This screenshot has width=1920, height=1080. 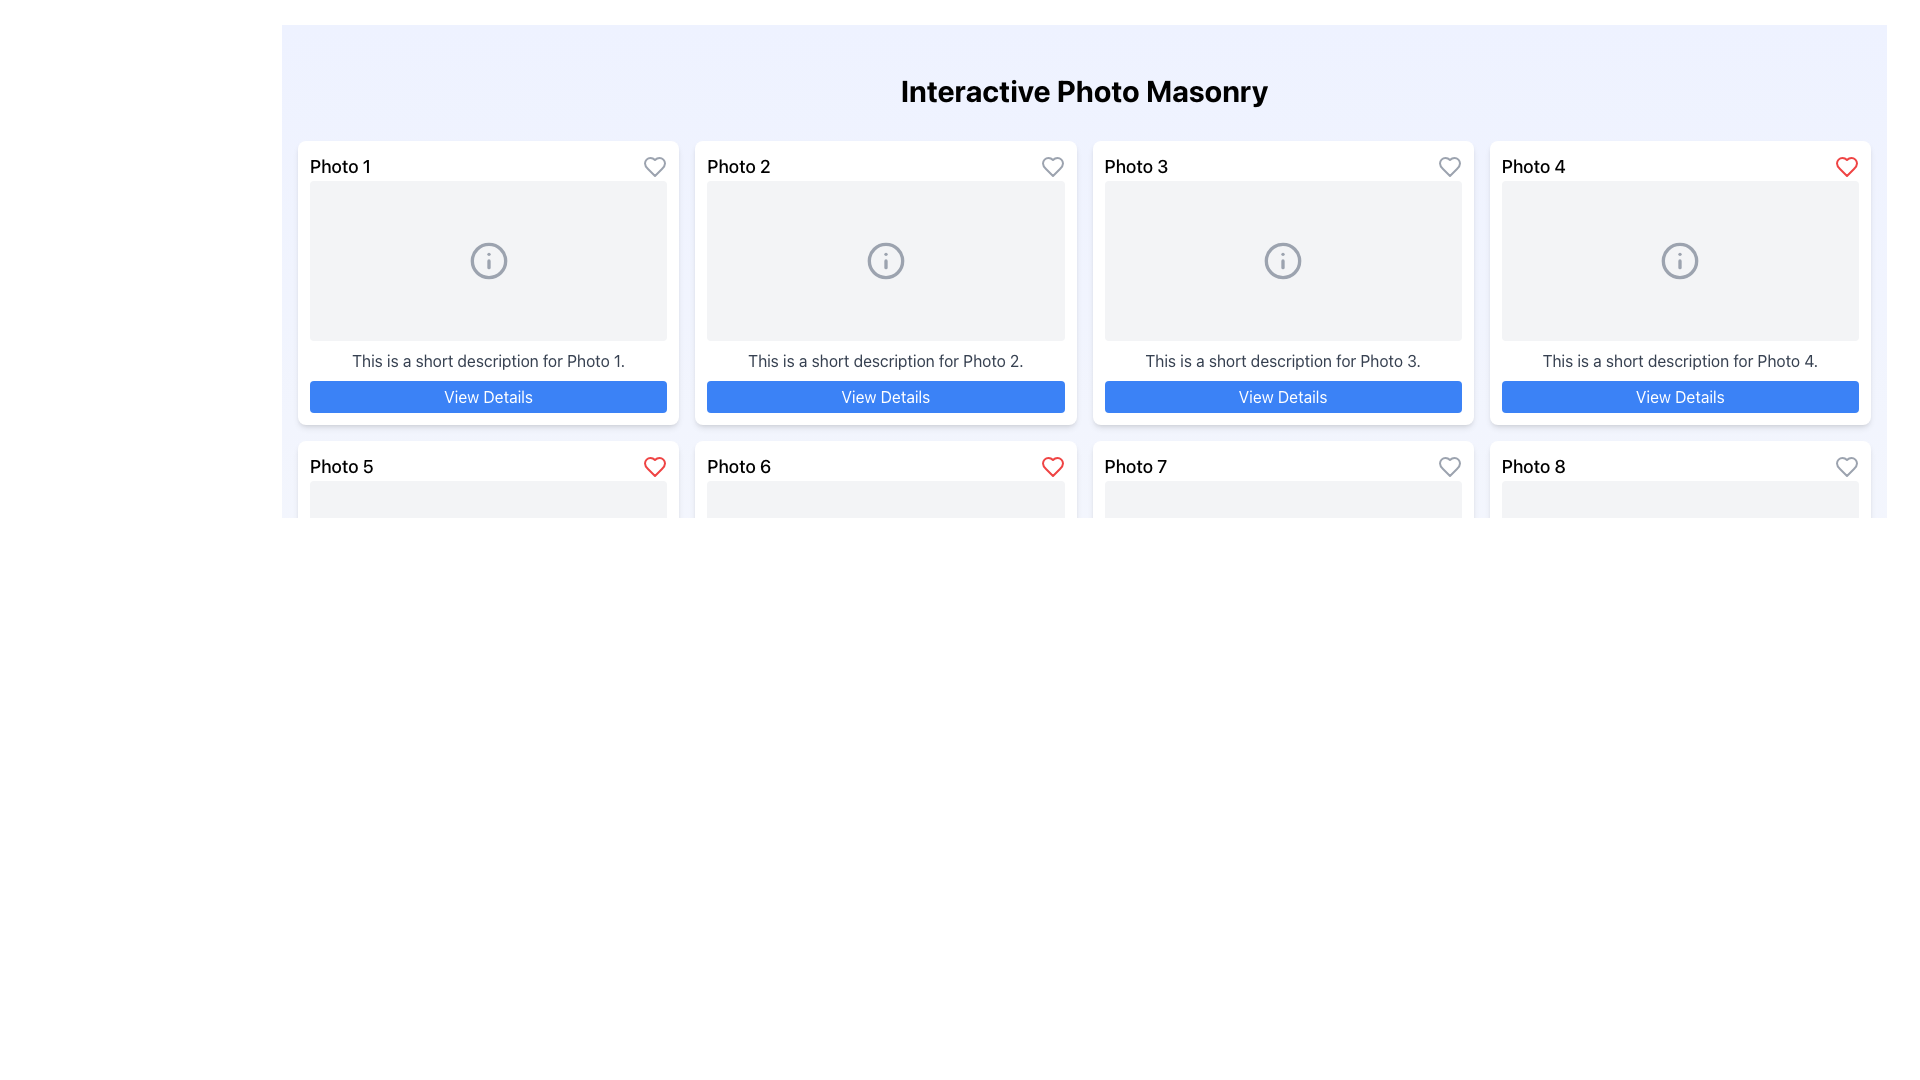 I want to click on the heart icon located at the top-right corner of the 'Photo 8' card, so click(x=1846, y=466).